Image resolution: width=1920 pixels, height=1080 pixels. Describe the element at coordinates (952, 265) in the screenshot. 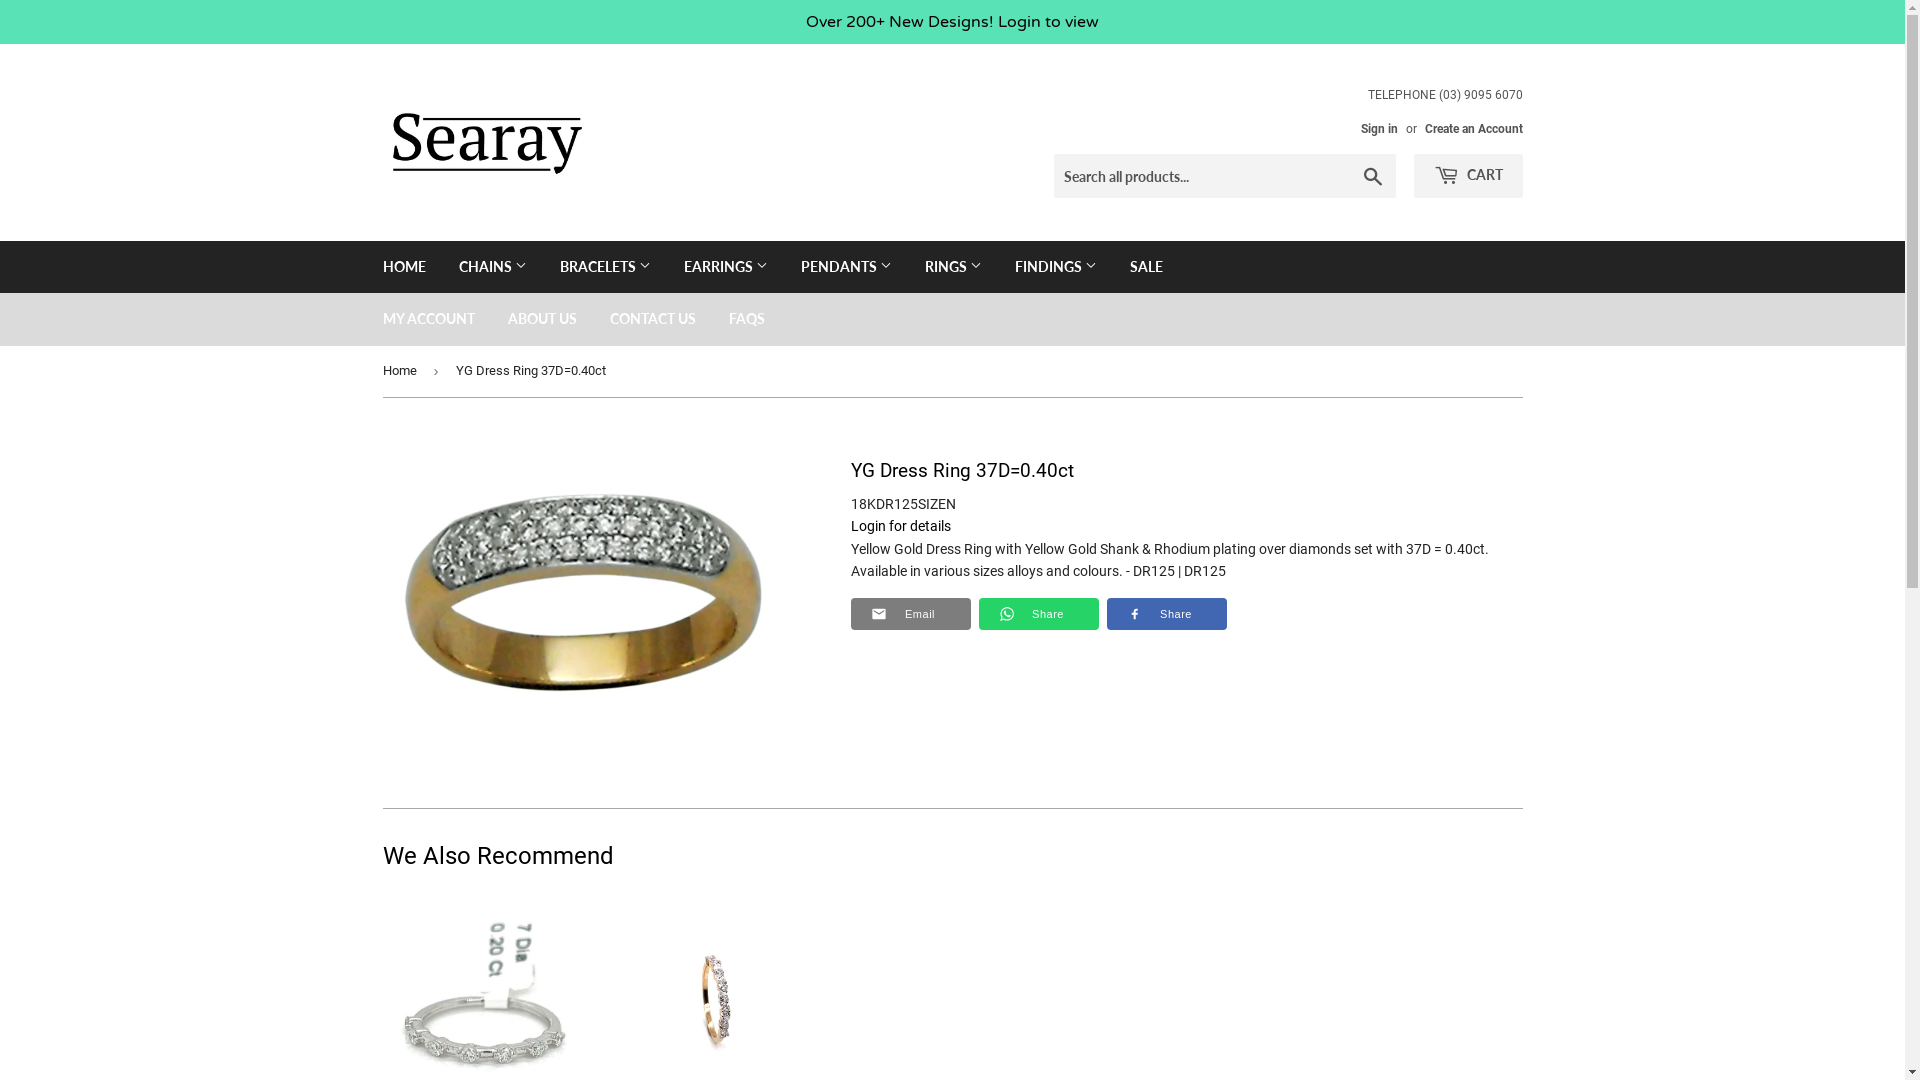

I see `'RINGS'` at that location.